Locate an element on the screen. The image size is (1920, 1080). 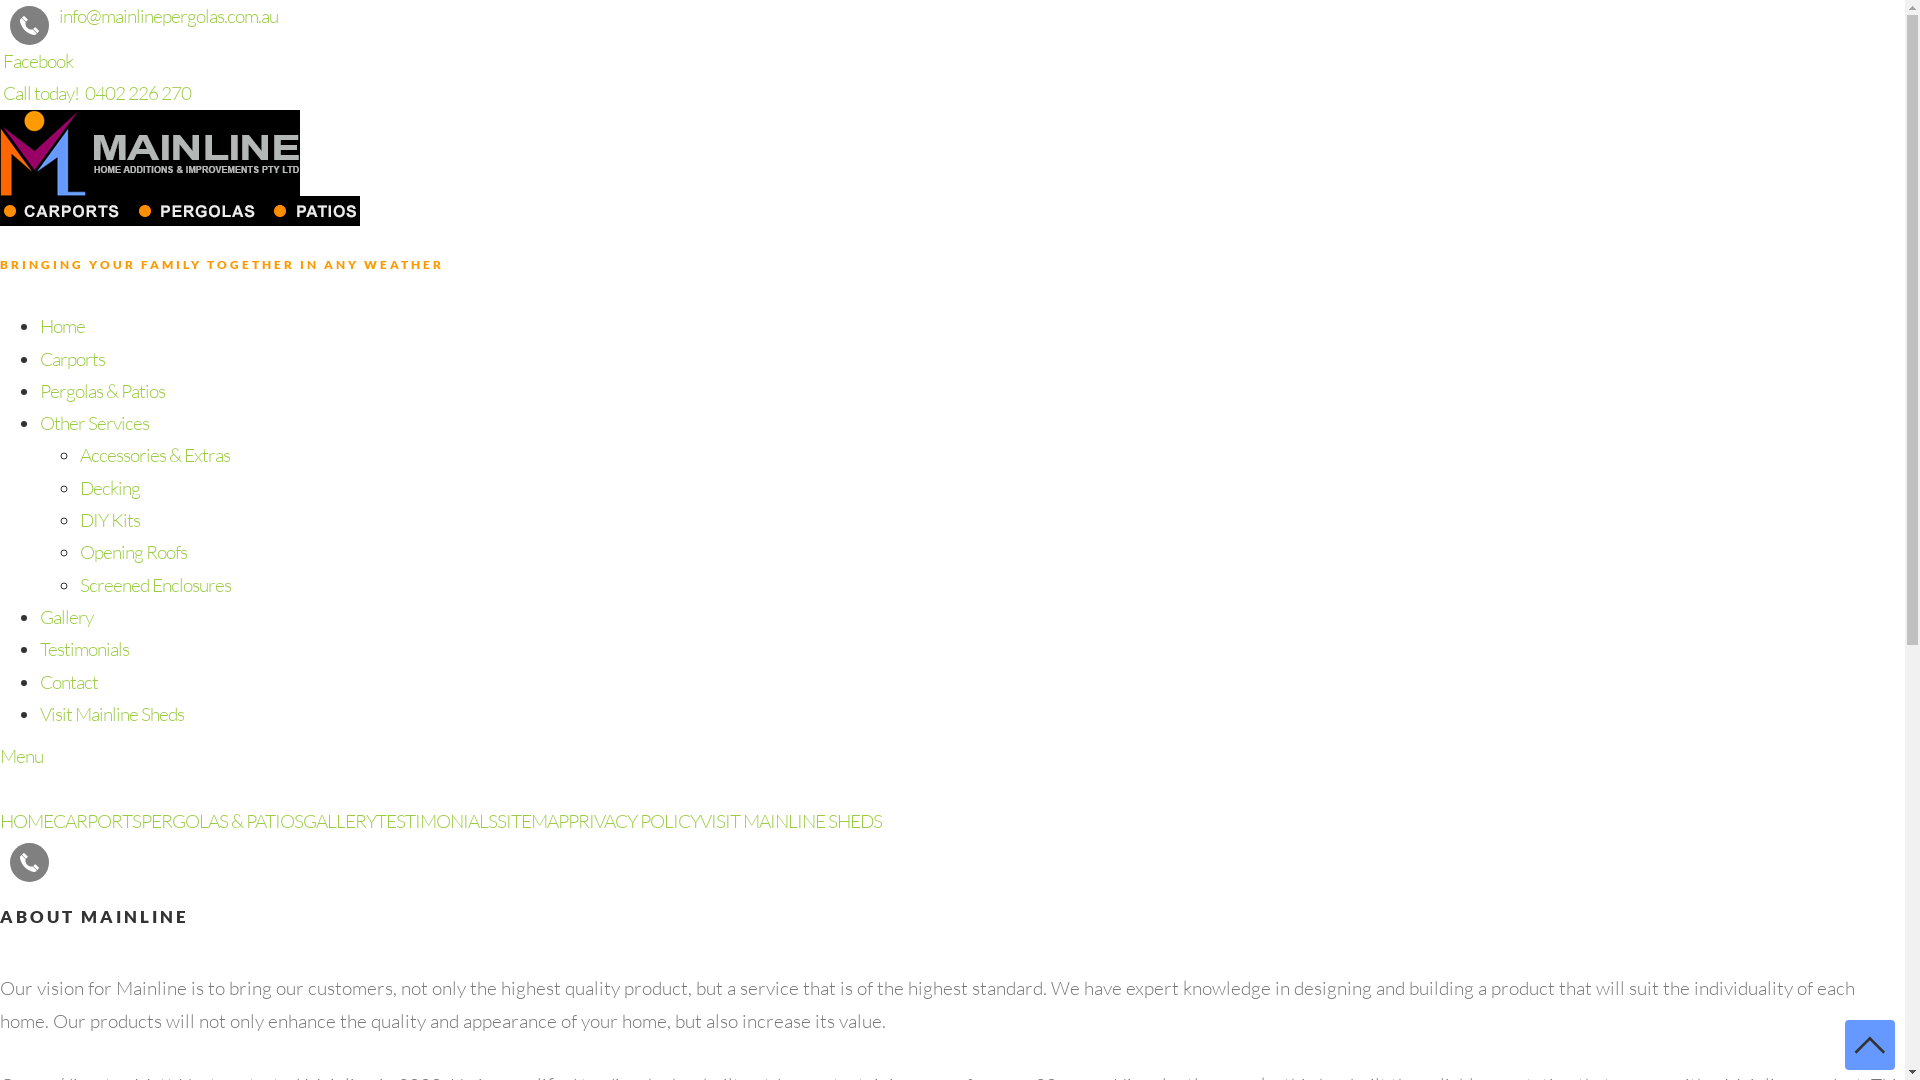
'Screened Enclosures' is located at coordinates (80, 585).